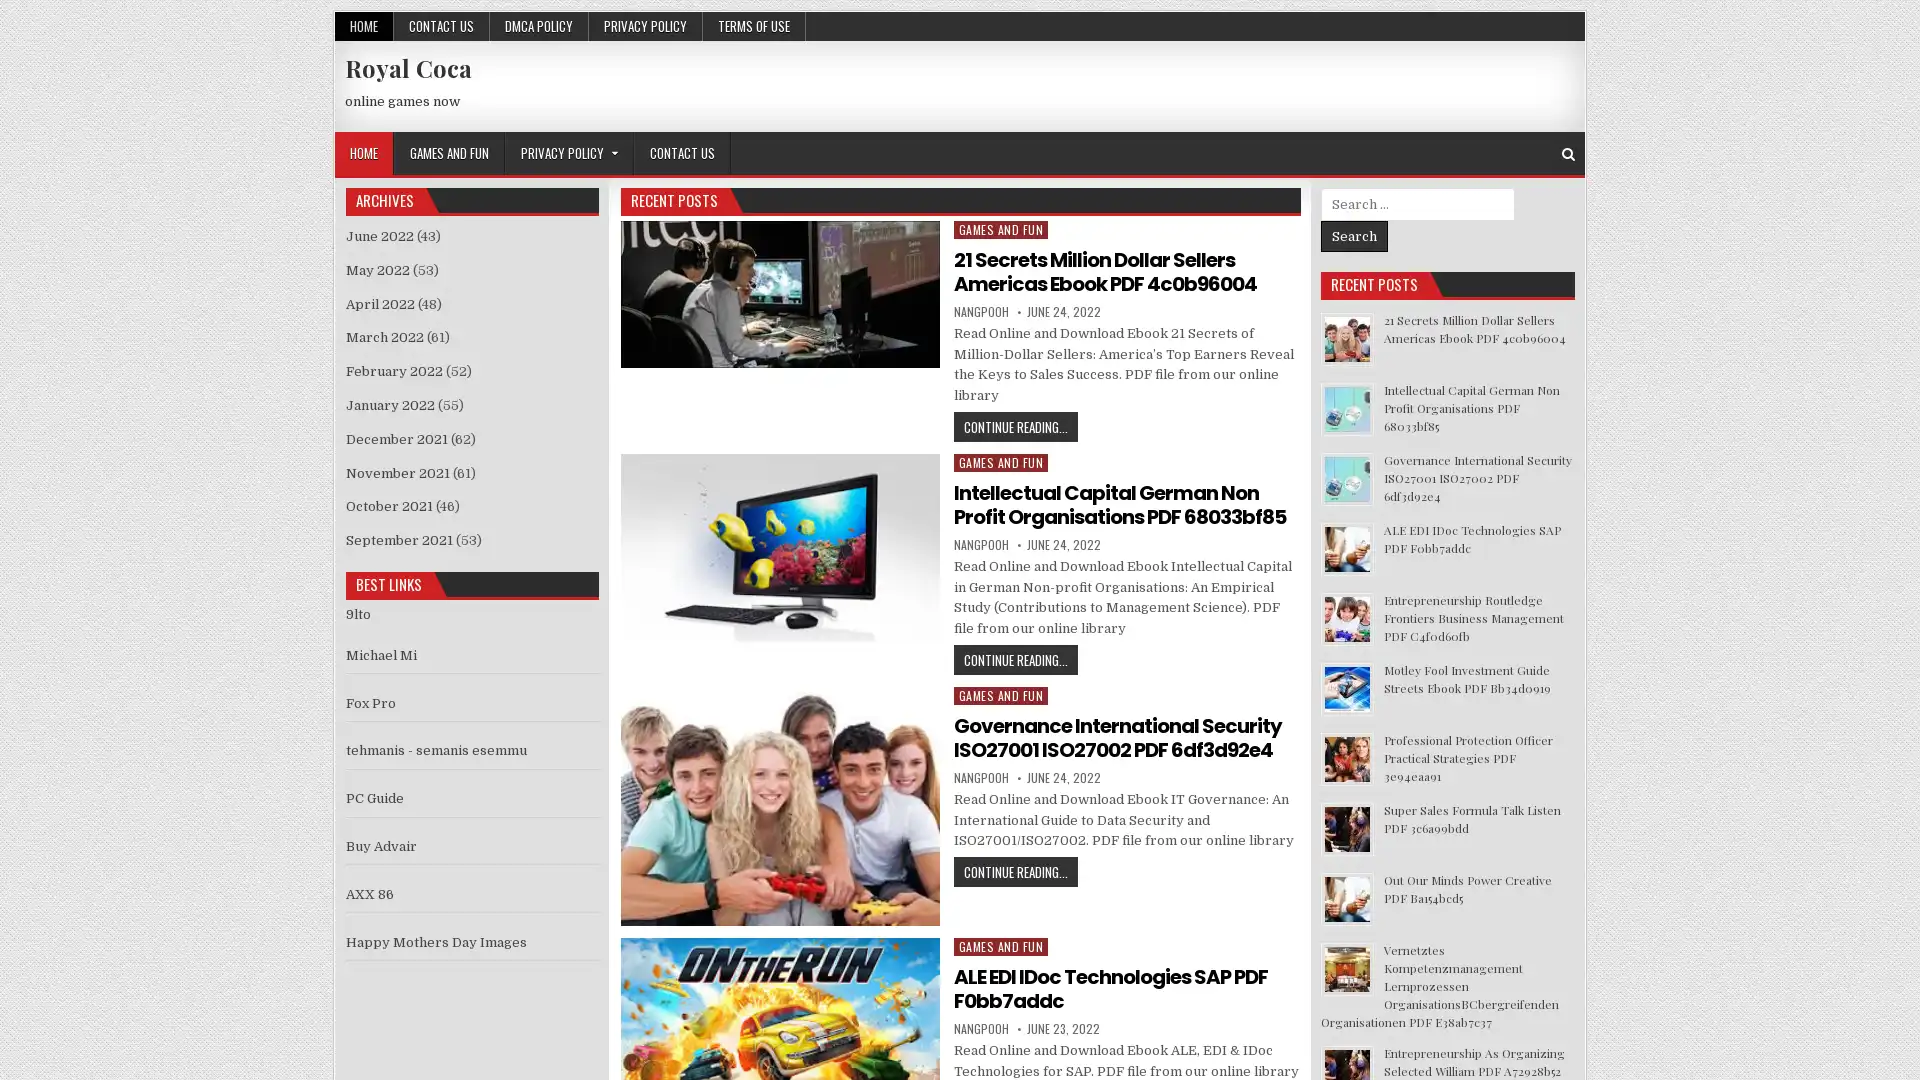  I want to click on Search, so click(1354, 235).